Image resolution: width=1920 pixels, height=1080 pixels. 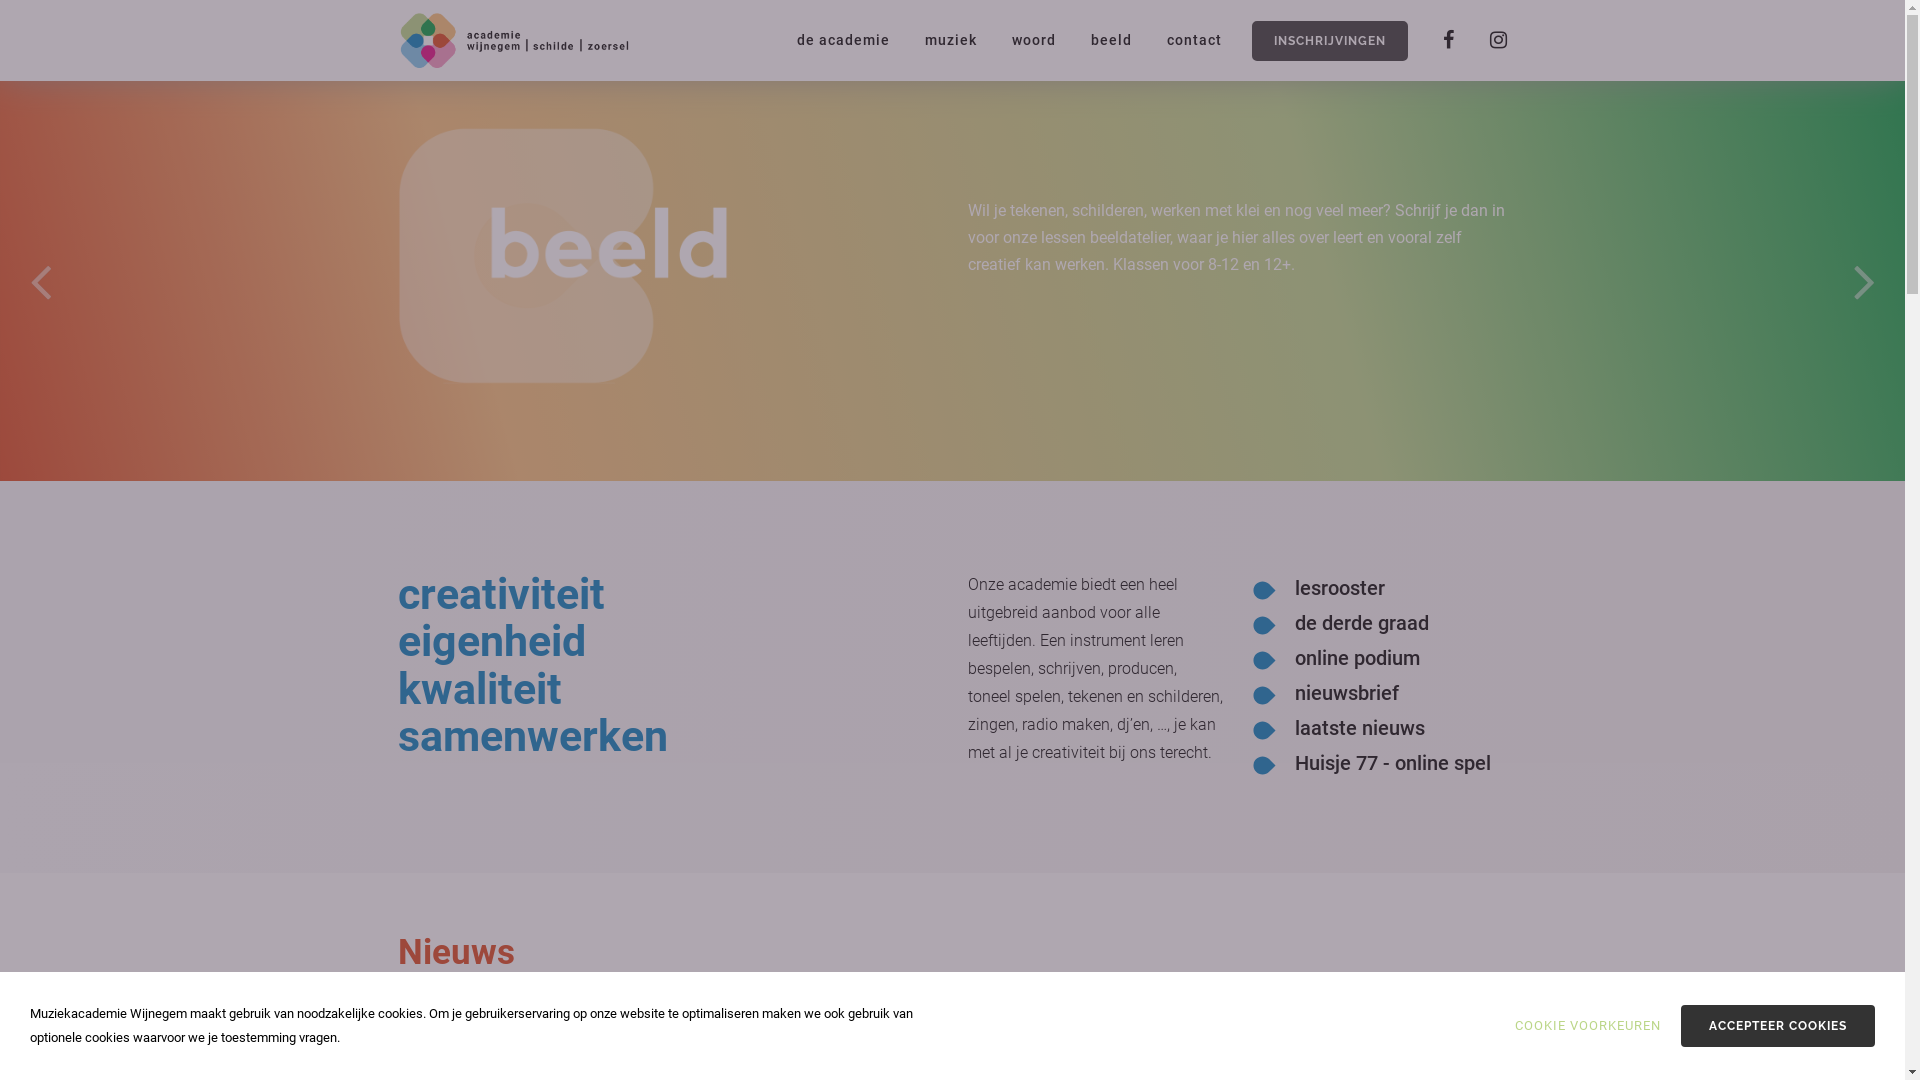 I want to click on 'beeld', so click(x=1093, y=35).